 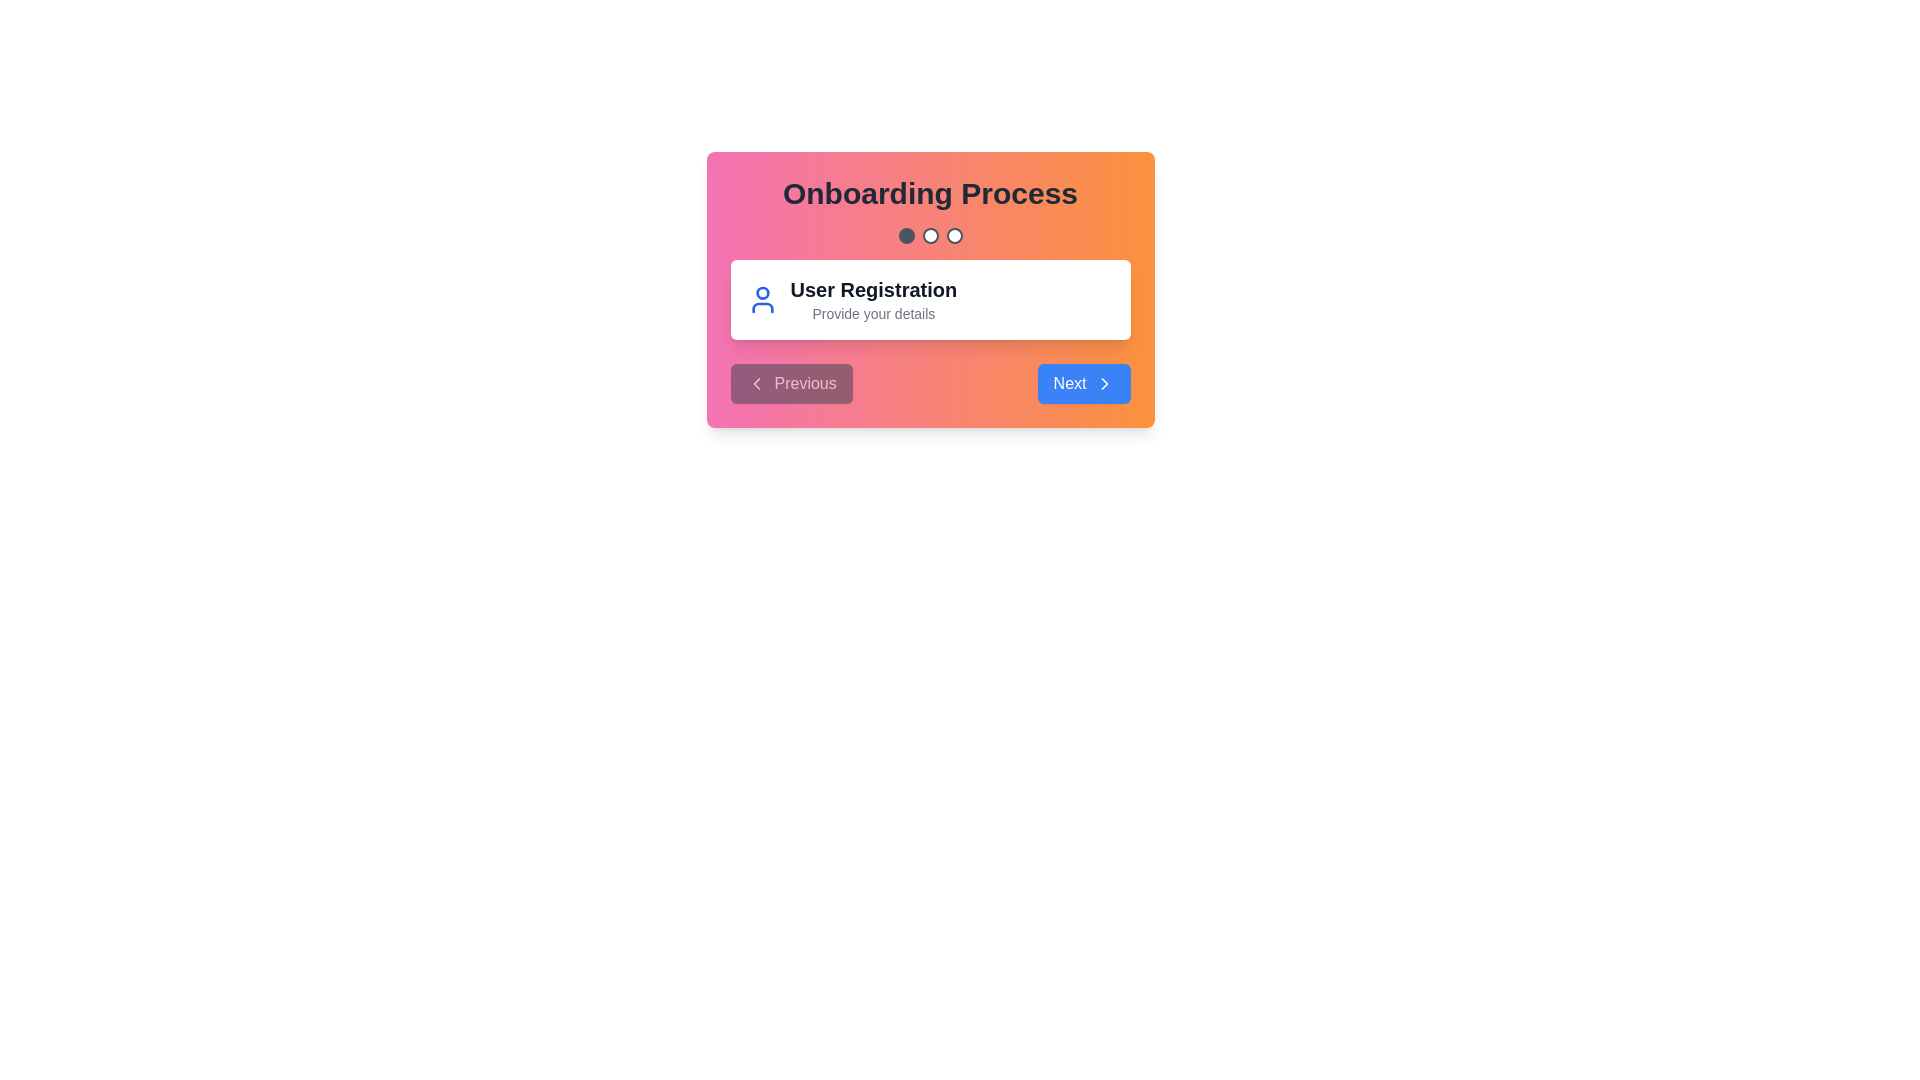 I want to click on the leftmost progress indicator dot in the onboarding process card, which visually represents the current step in a multi-step process, so click(x=905, y=234).